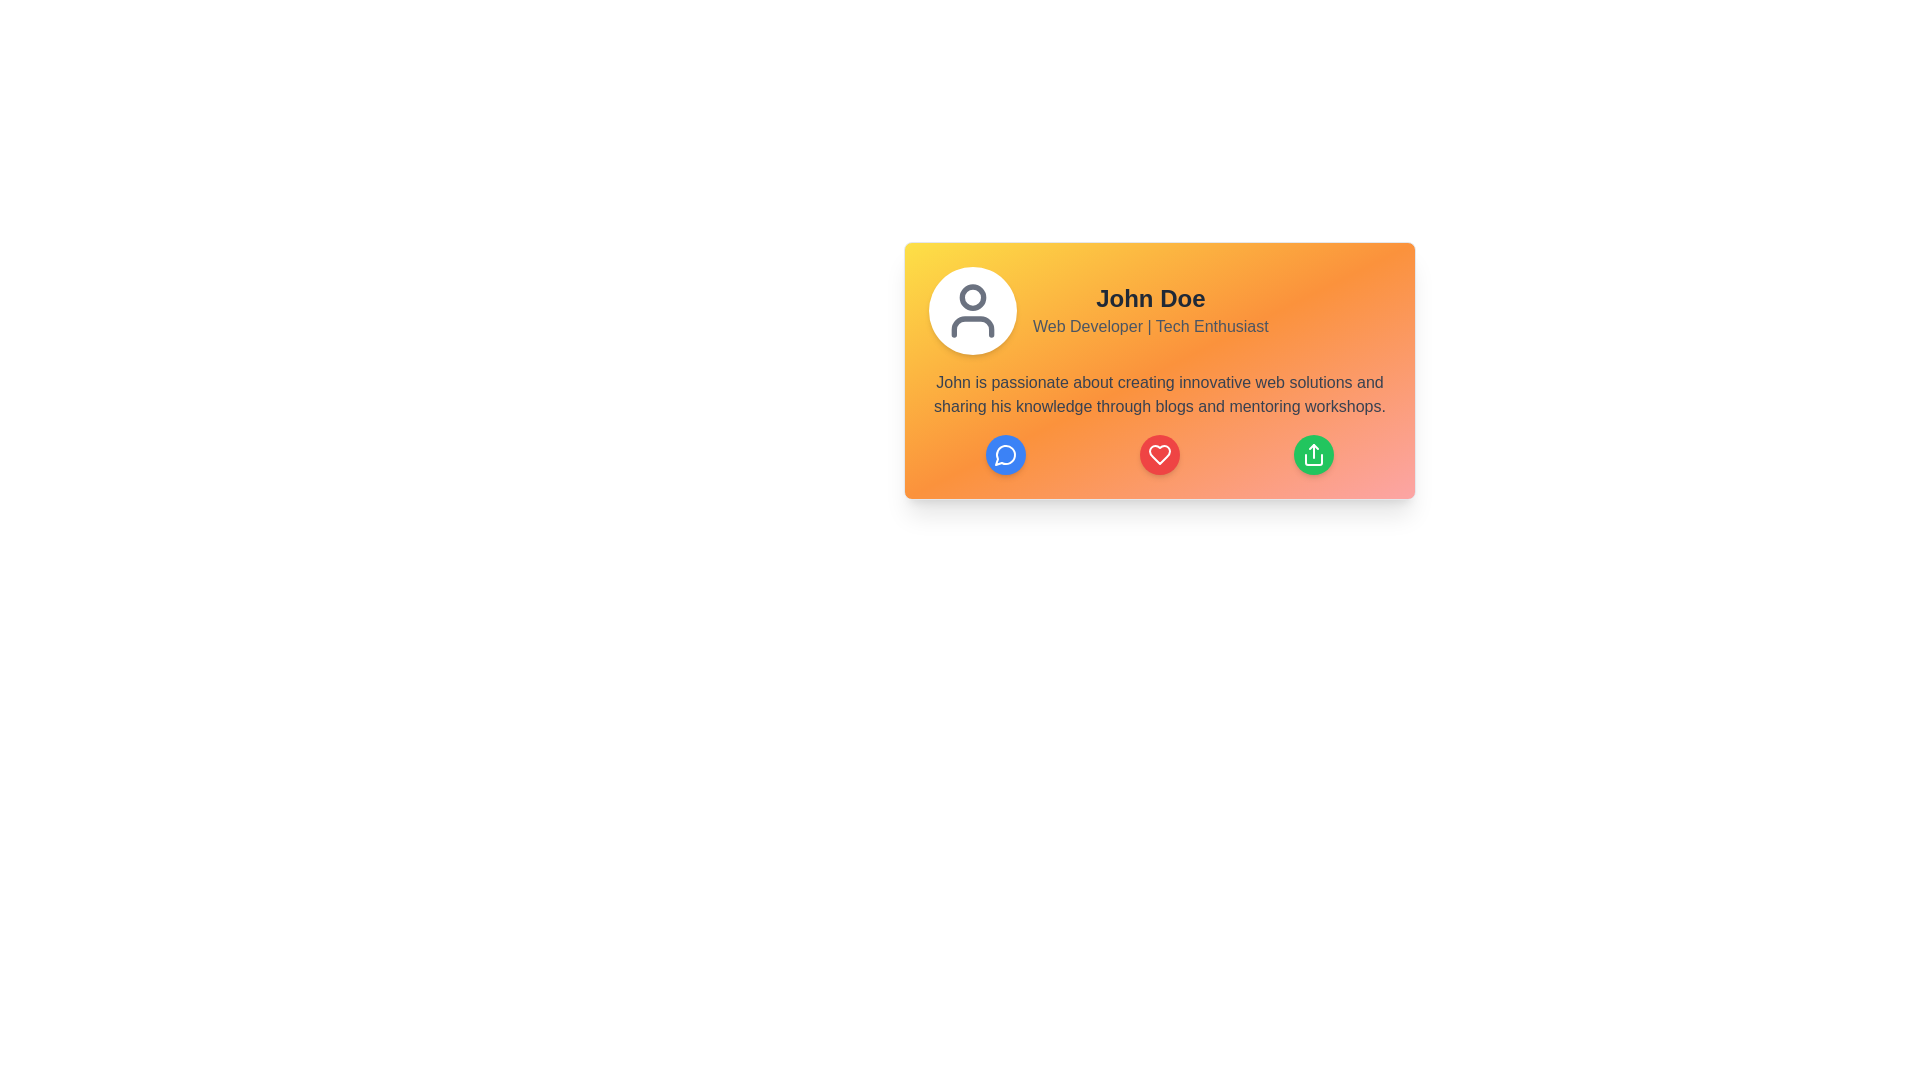 The height and width of the screenshot is (1080, 1920). Describe the element at coordinates (1160, 455) in the screenshot. I see `the 'like' or 'favorite' button located at the bottom of the profile card` at that location.